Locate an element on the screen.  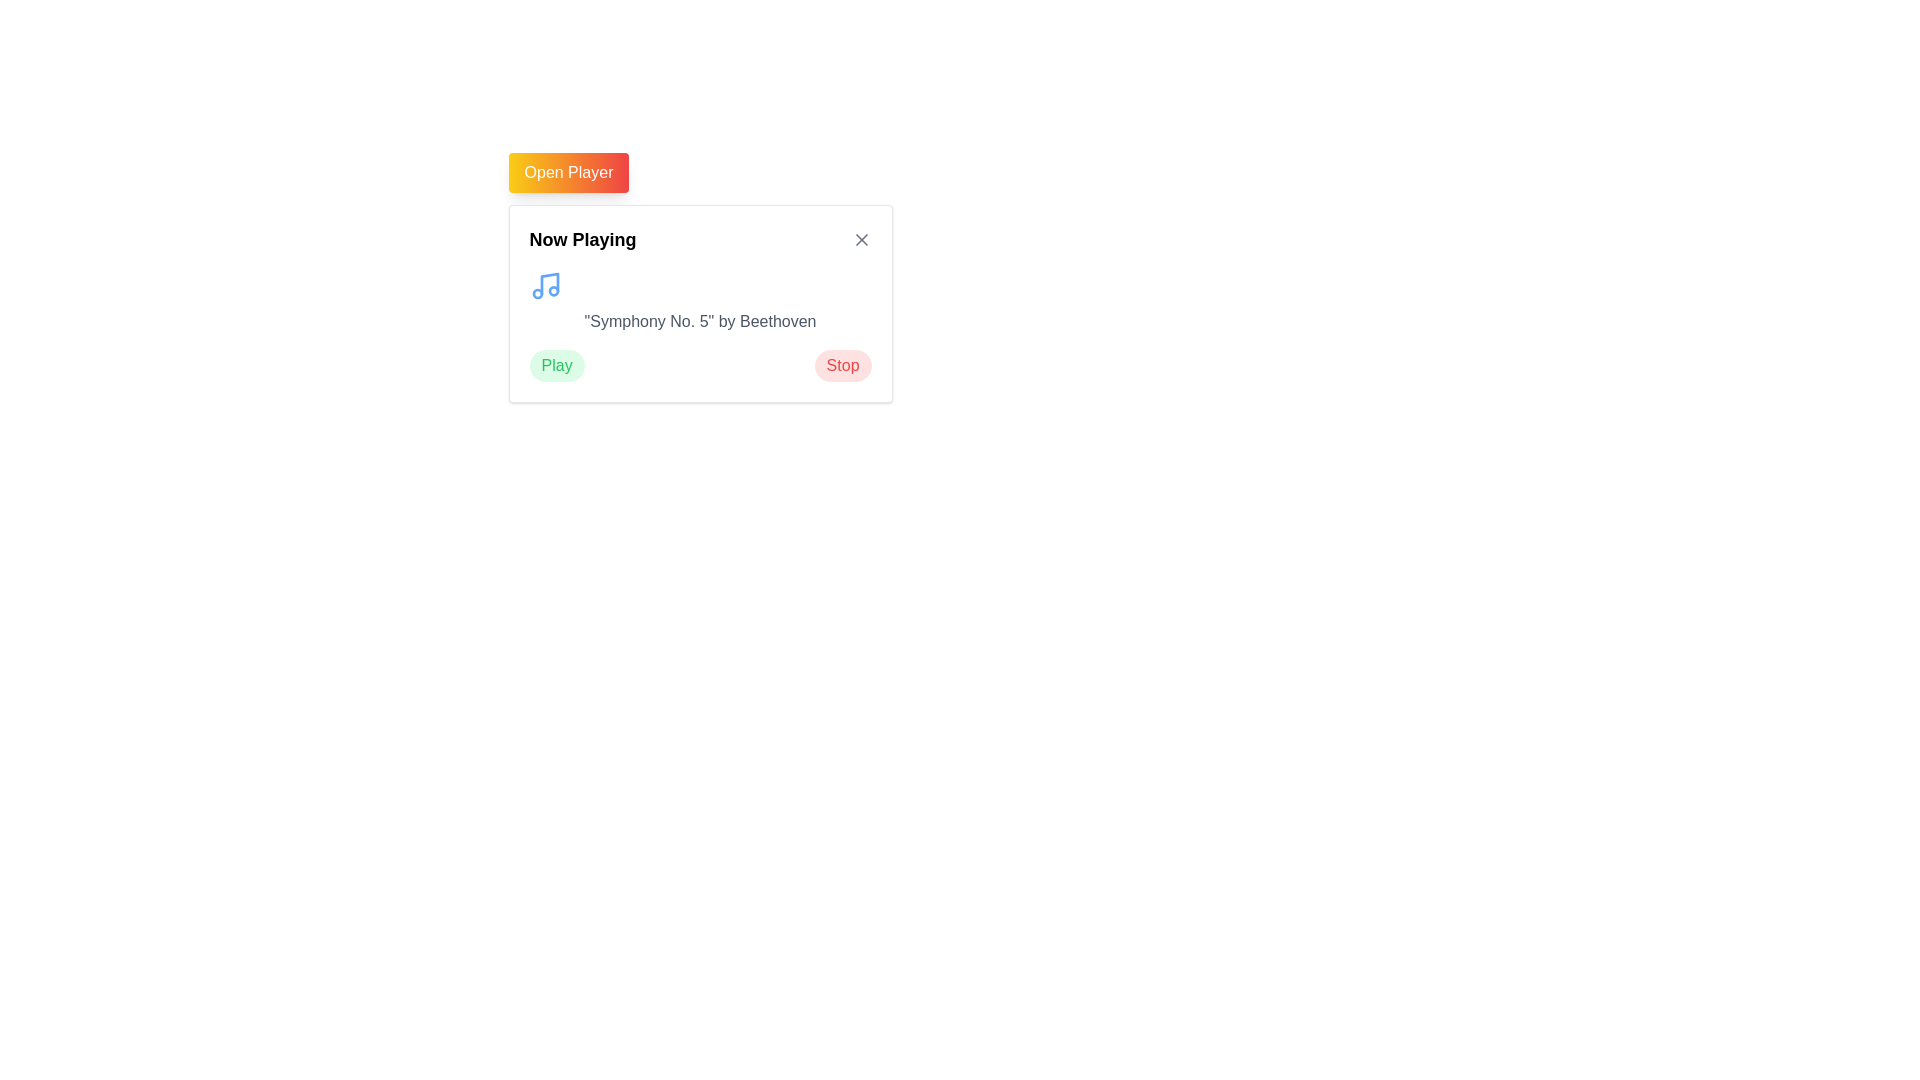
the 'Play' button with a light green background and rounded edges is located at coordinates (557, 366).